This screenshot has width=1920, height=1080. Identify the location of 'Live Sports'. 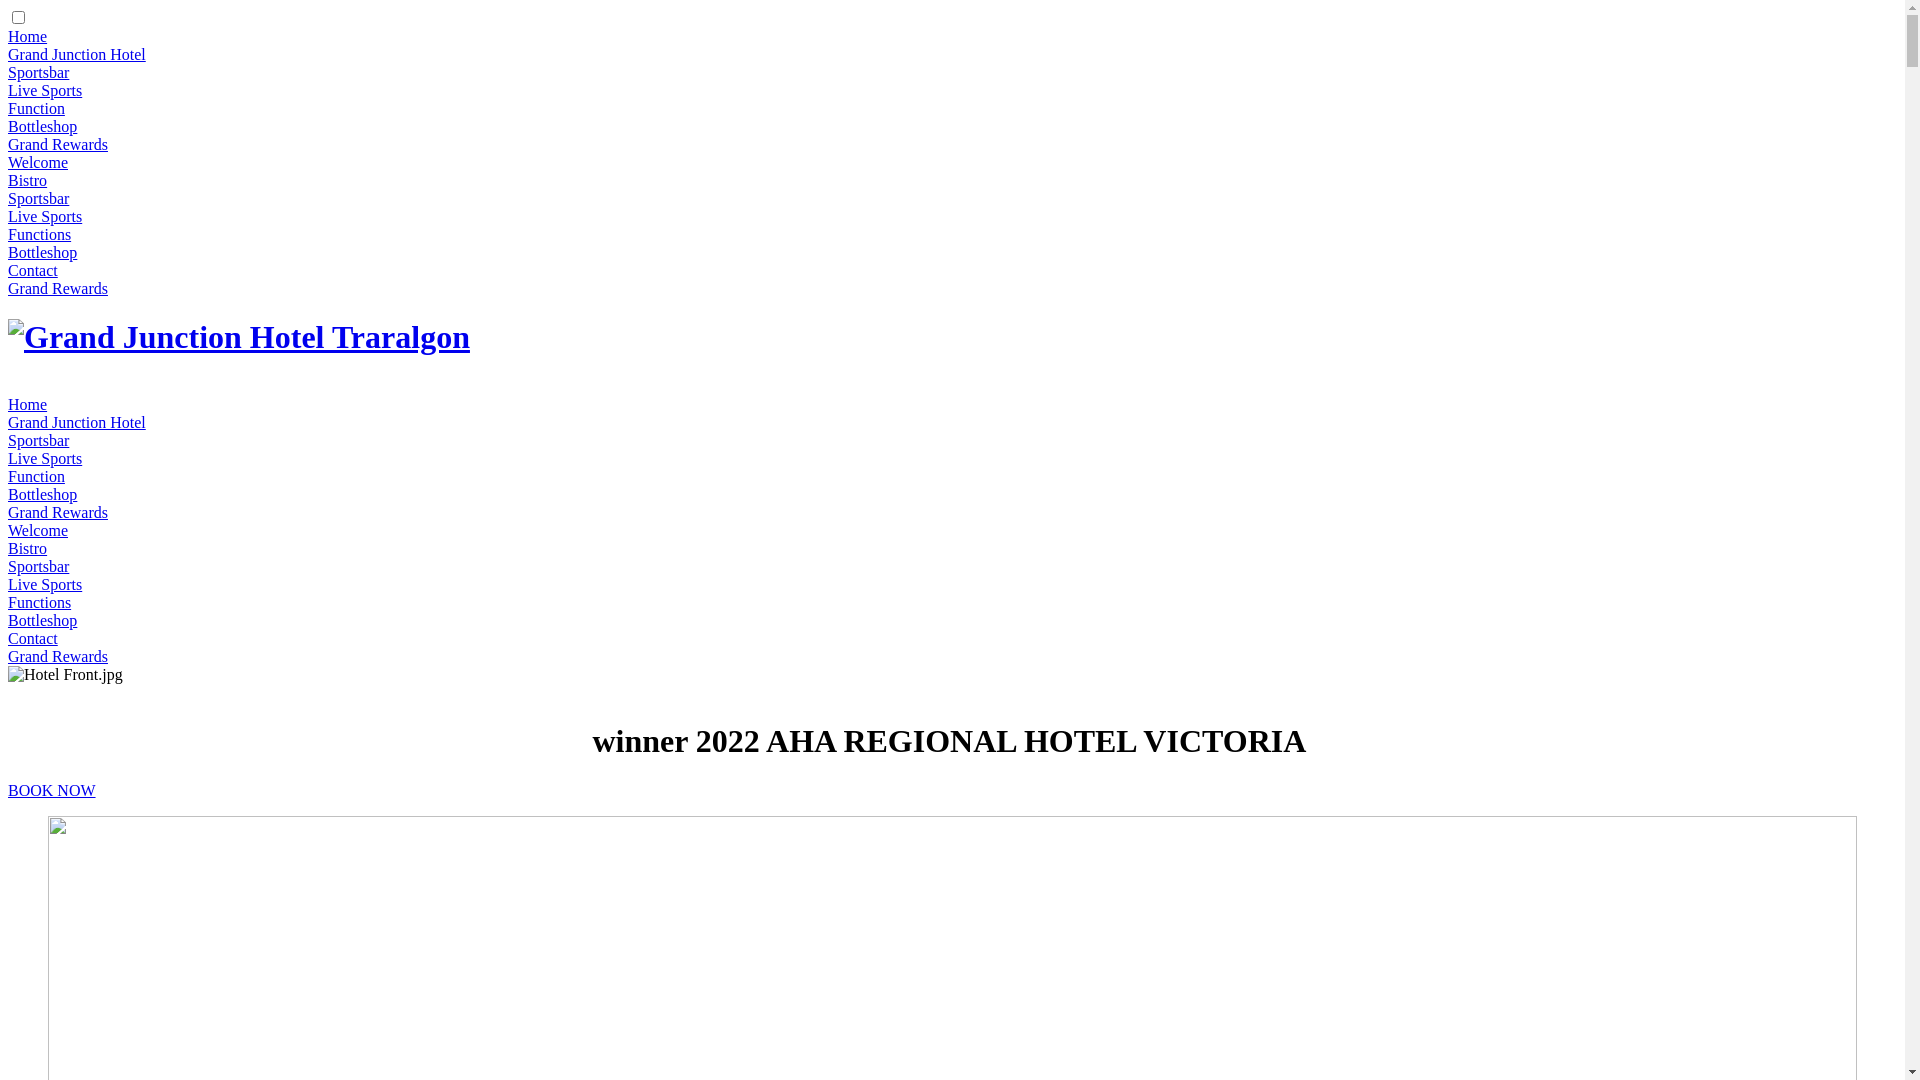
(44, 458).